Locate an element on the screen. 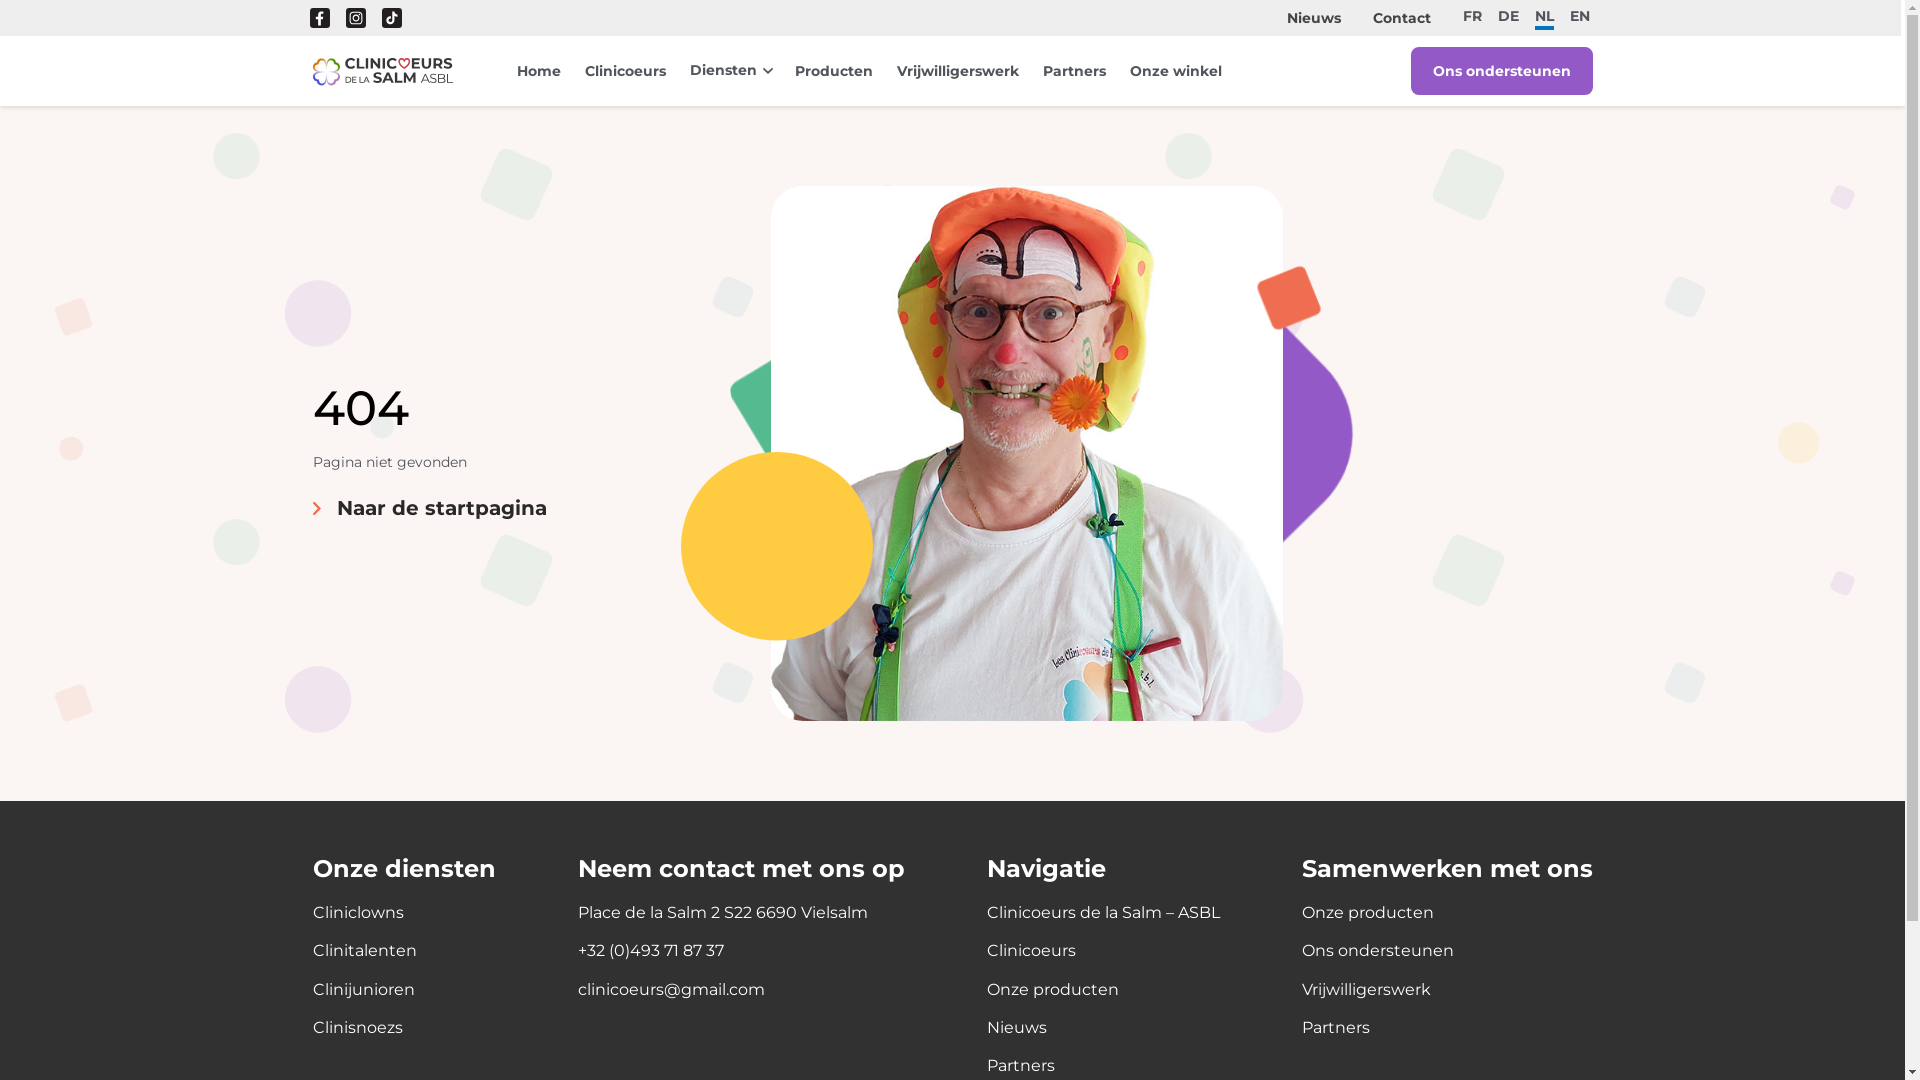 The width and height of the screenshot is (1920, 1080). 'Instagram' is located at coordinates (355, 18).